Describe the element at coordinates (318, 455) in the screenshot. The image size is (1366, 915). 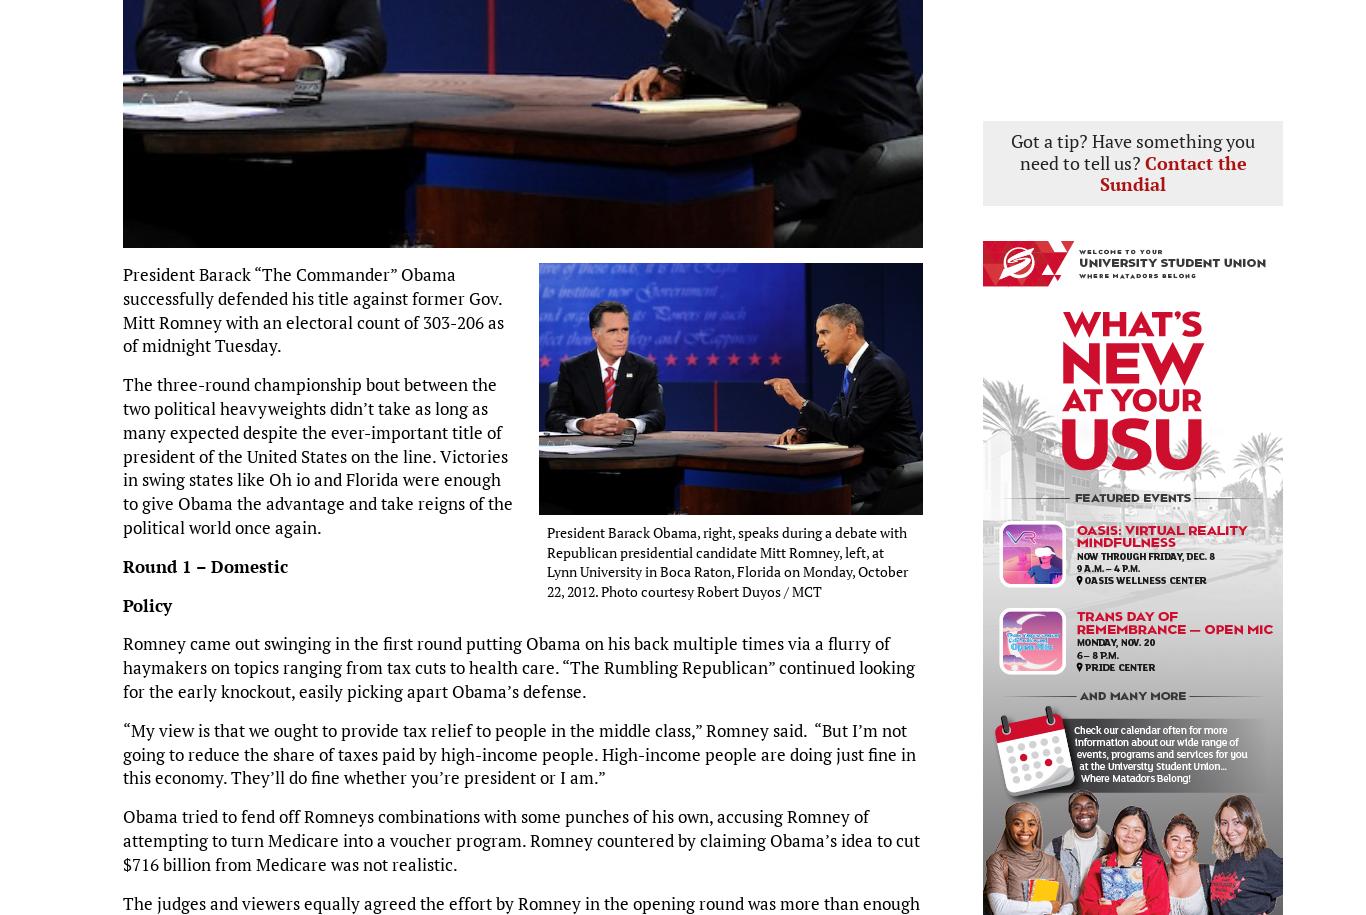
I see `'The three-round championship bout between the two political heavyweights didn’t take as long as many expected despite the ever-important title of president of the United States on the line. Victories in swing states like Oh io and Florida were enough to give Obama the advantage and take reigns of the political world once again.'` at that location.